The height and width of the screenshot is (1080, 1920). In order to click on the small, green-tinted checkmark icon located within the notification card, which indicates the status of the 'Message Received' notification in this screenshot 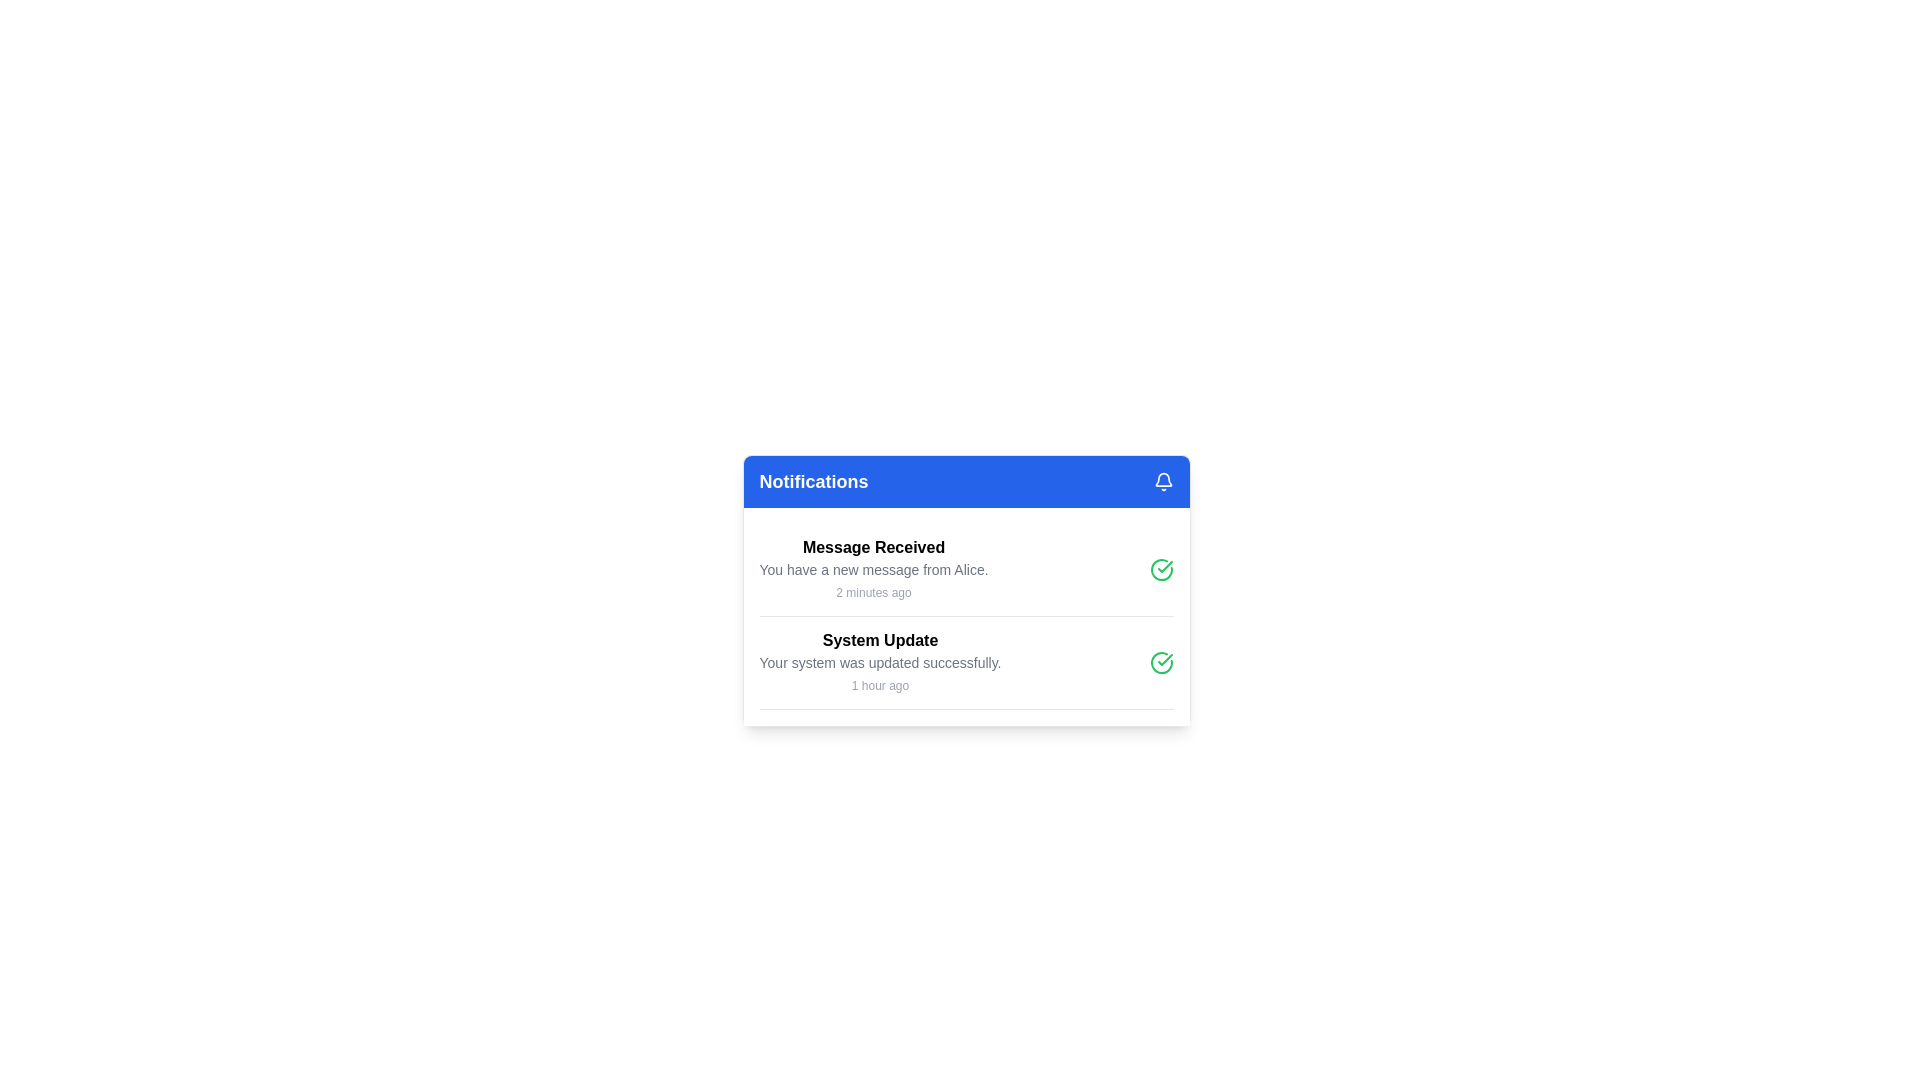, I will do `click(1165, 659)`.